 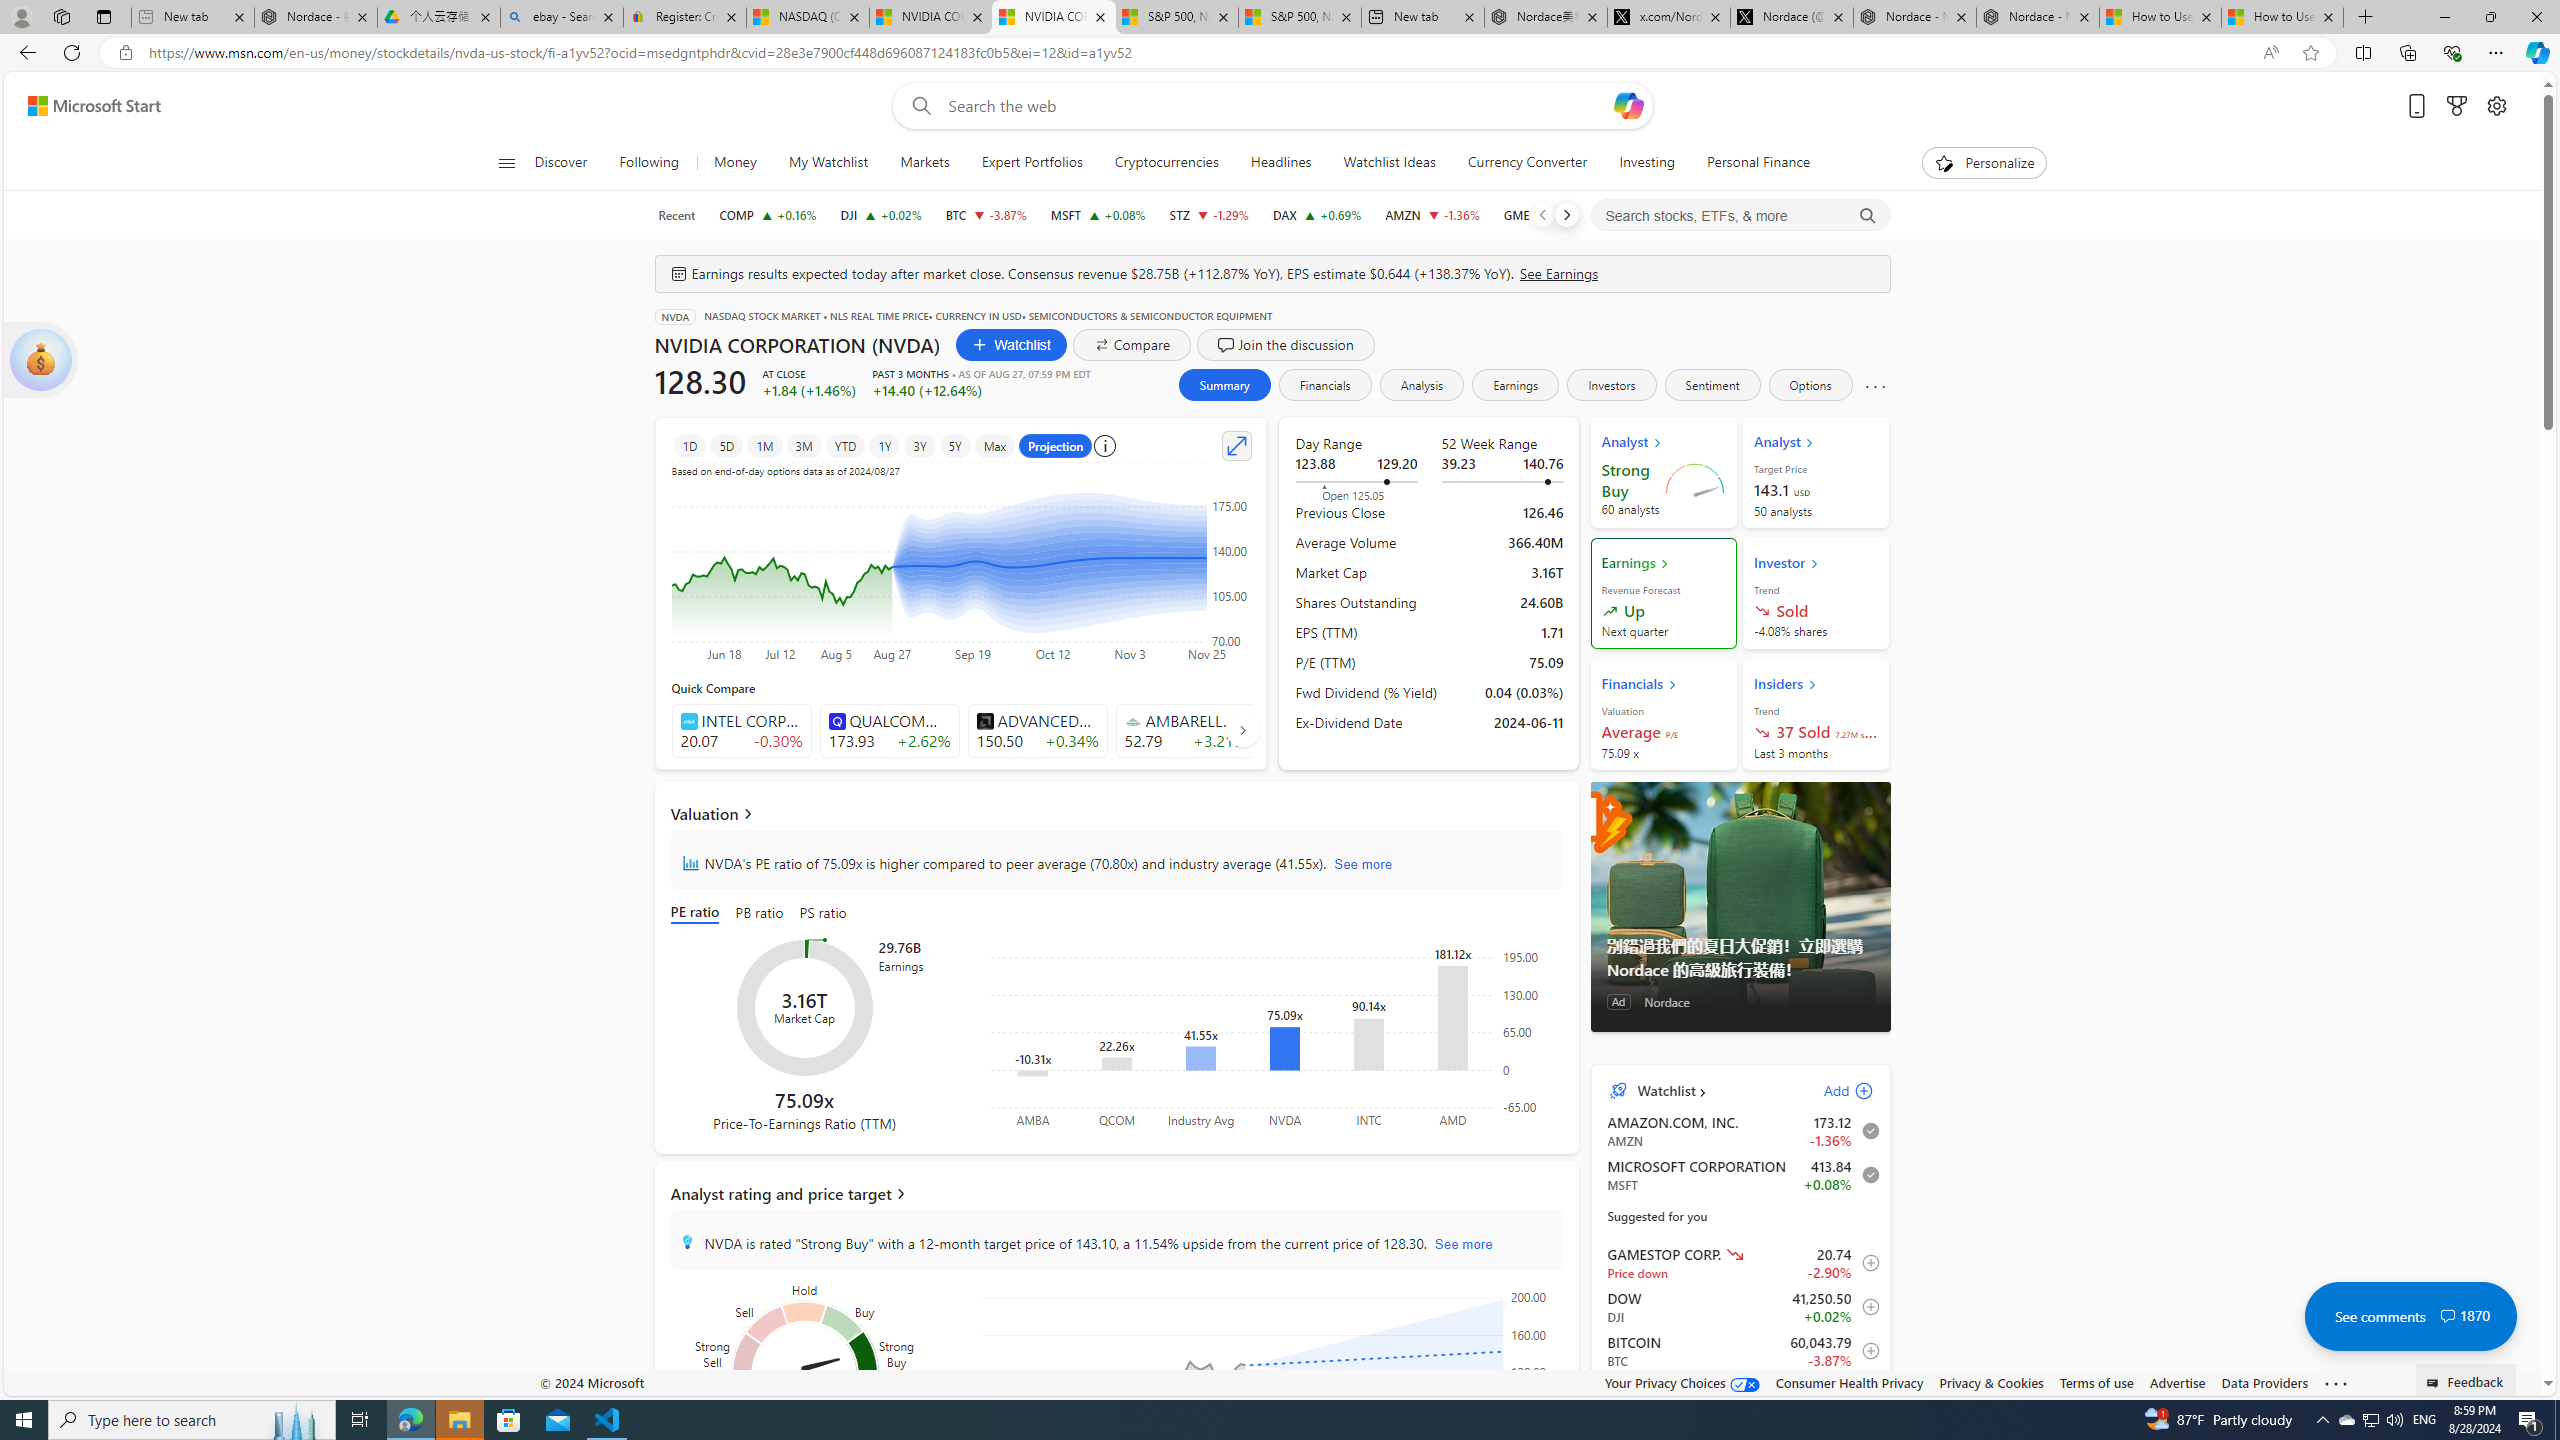 What do you see at coordinates (697, 914) in the screenshot?
I see `'PE ratio'` at bounding box center [697, 914].